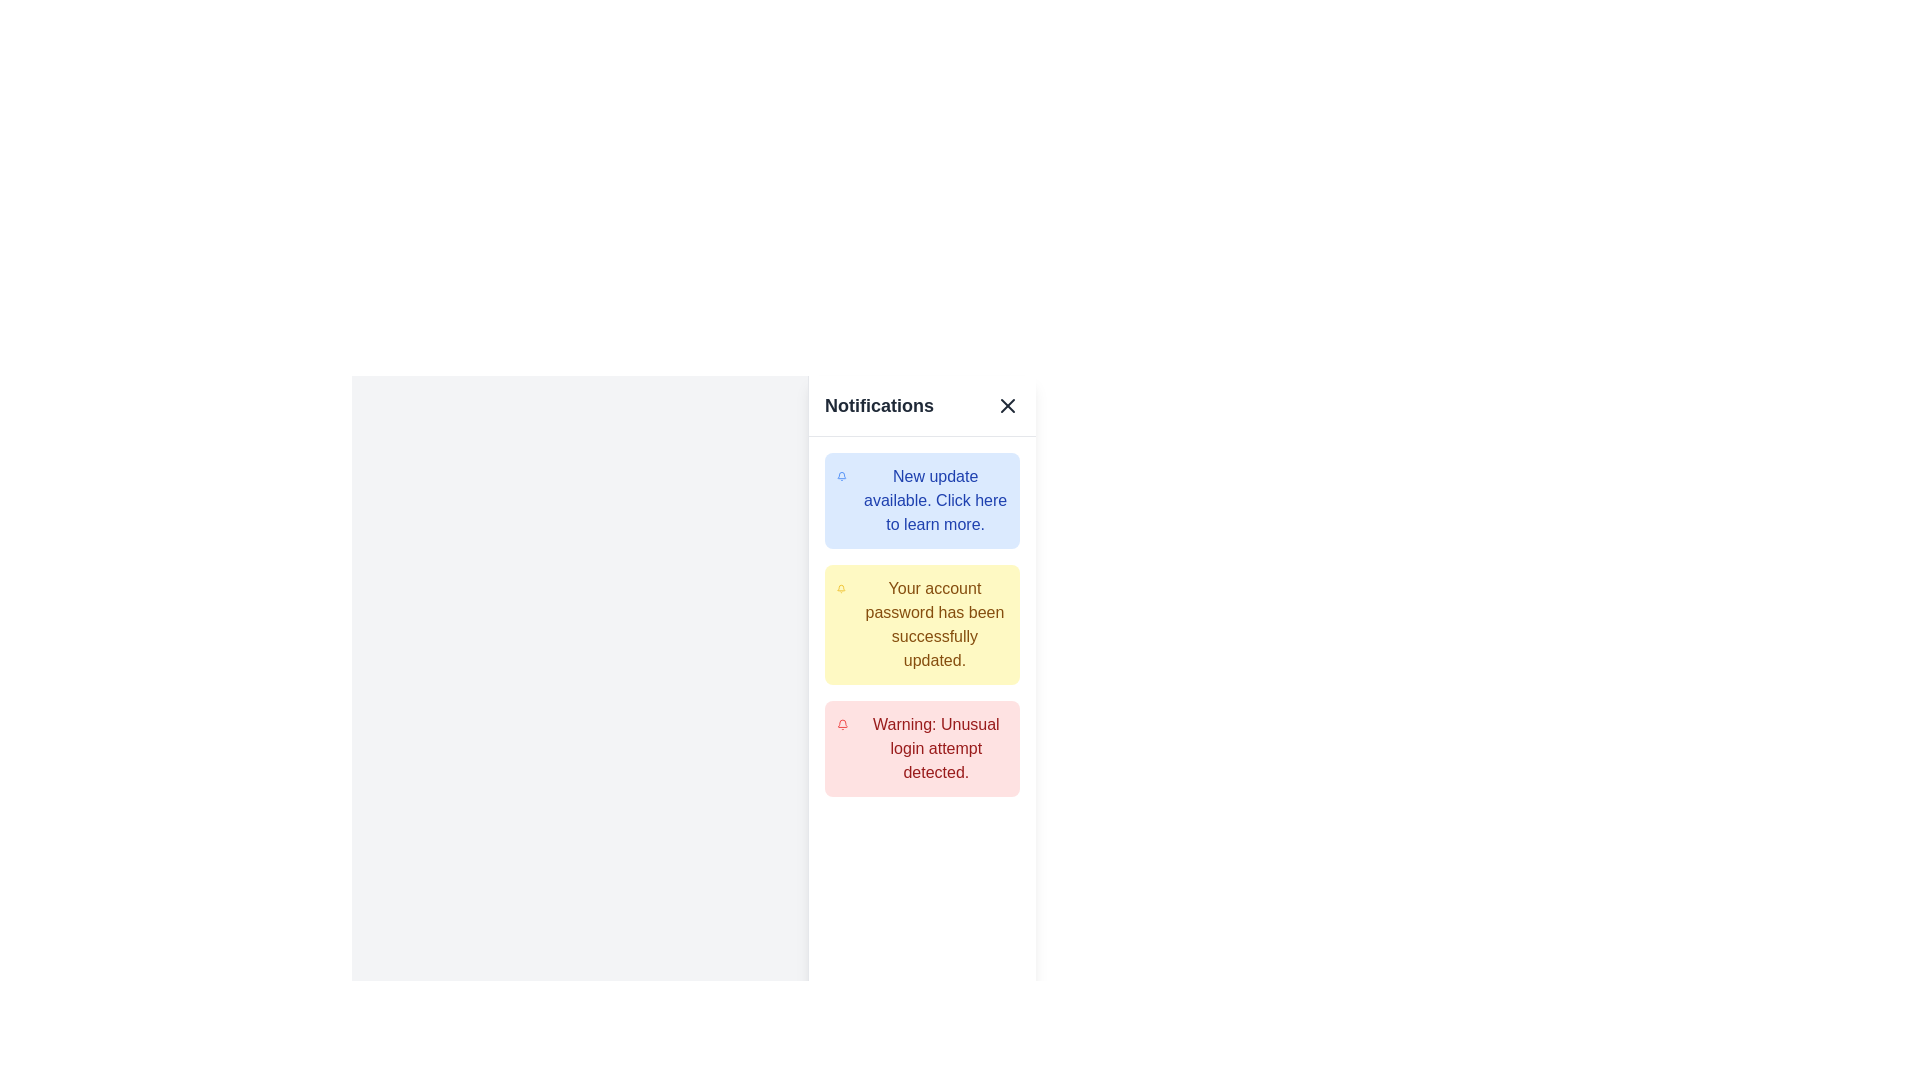 Image resolution: width=1920 pixels, height=1080 pixels. Describe the element at coordinates (934, 623) in the screenshot. I see `the Text Label that notifies users about the successful update of their account password, which is positioned under a blue notification box and above a red notification box` at that location.